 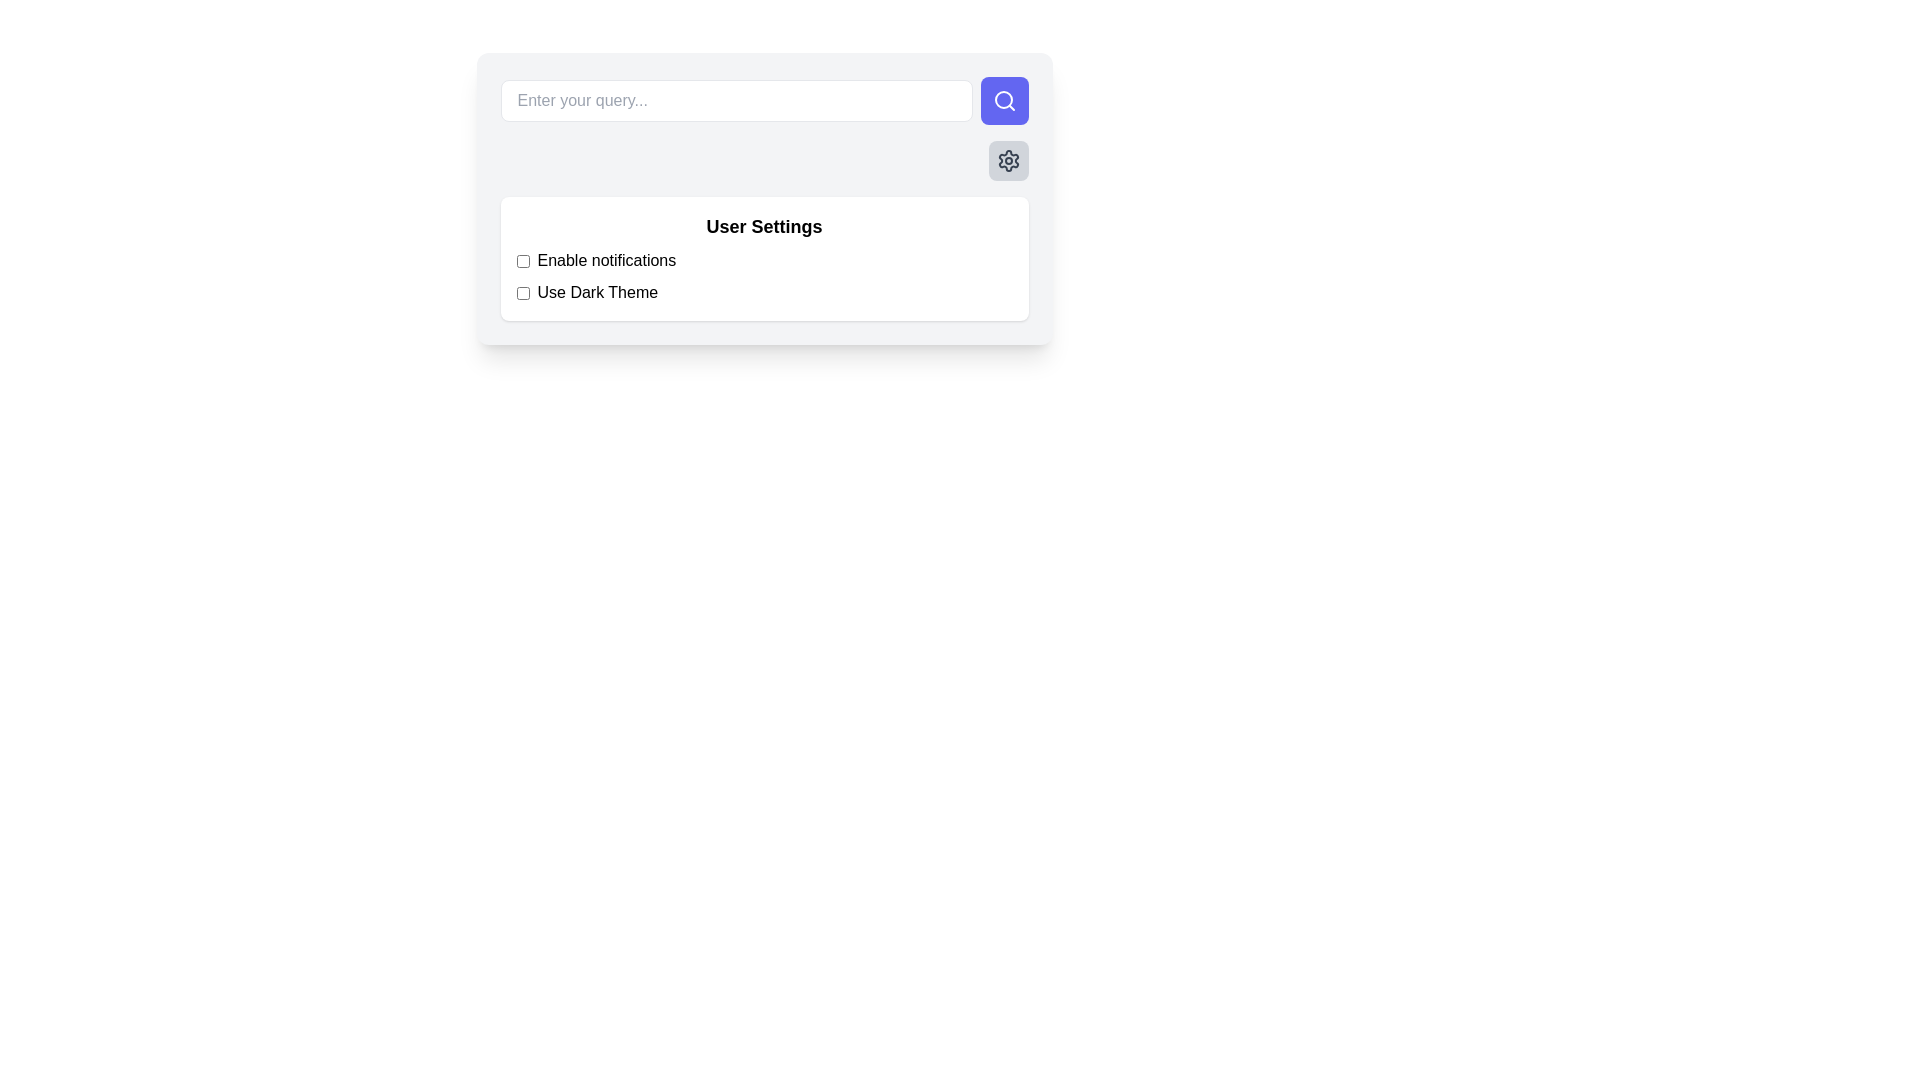 What do you see at coordinates (763, 226) in the screenshot?
I see `the Text label that serves as the header for the settings section, positioned above the 'Enable notifications' and 'Use Dark Theme' checkboxes` at bounding box center [763, 226].